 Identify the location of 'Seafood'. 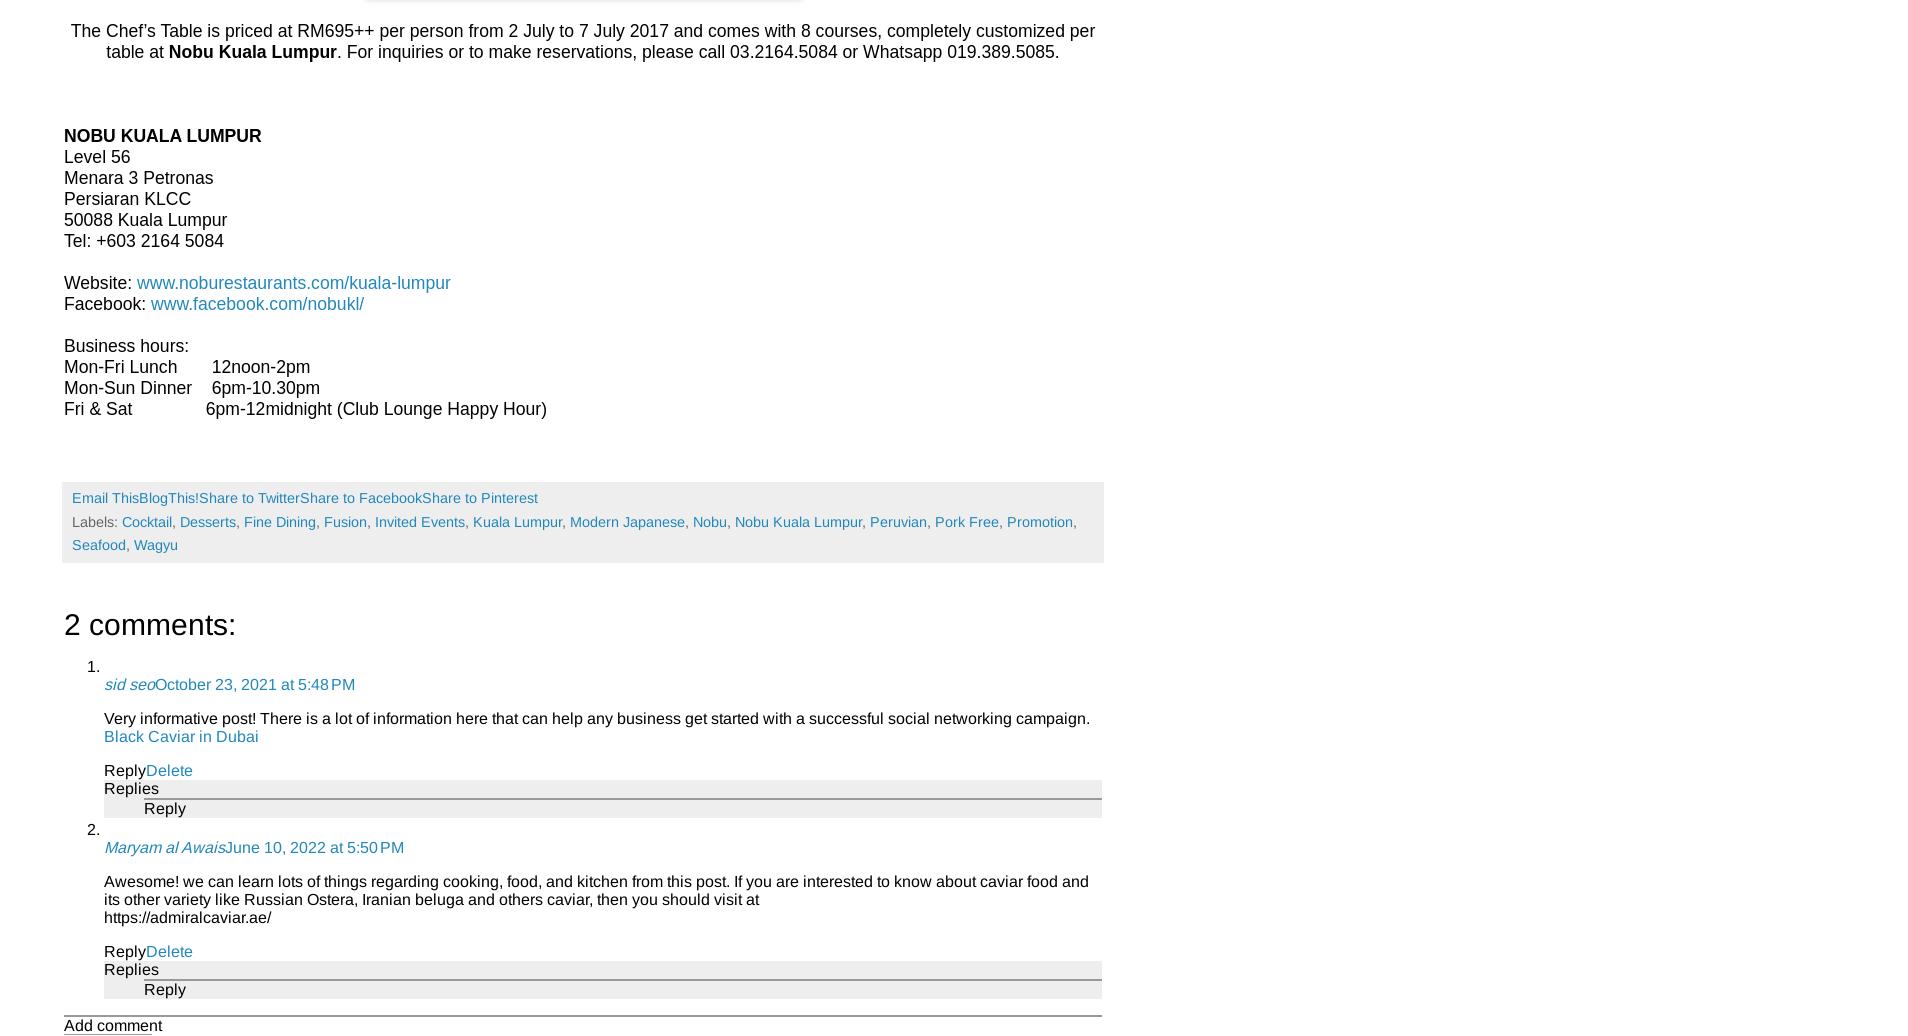
(98, 544).